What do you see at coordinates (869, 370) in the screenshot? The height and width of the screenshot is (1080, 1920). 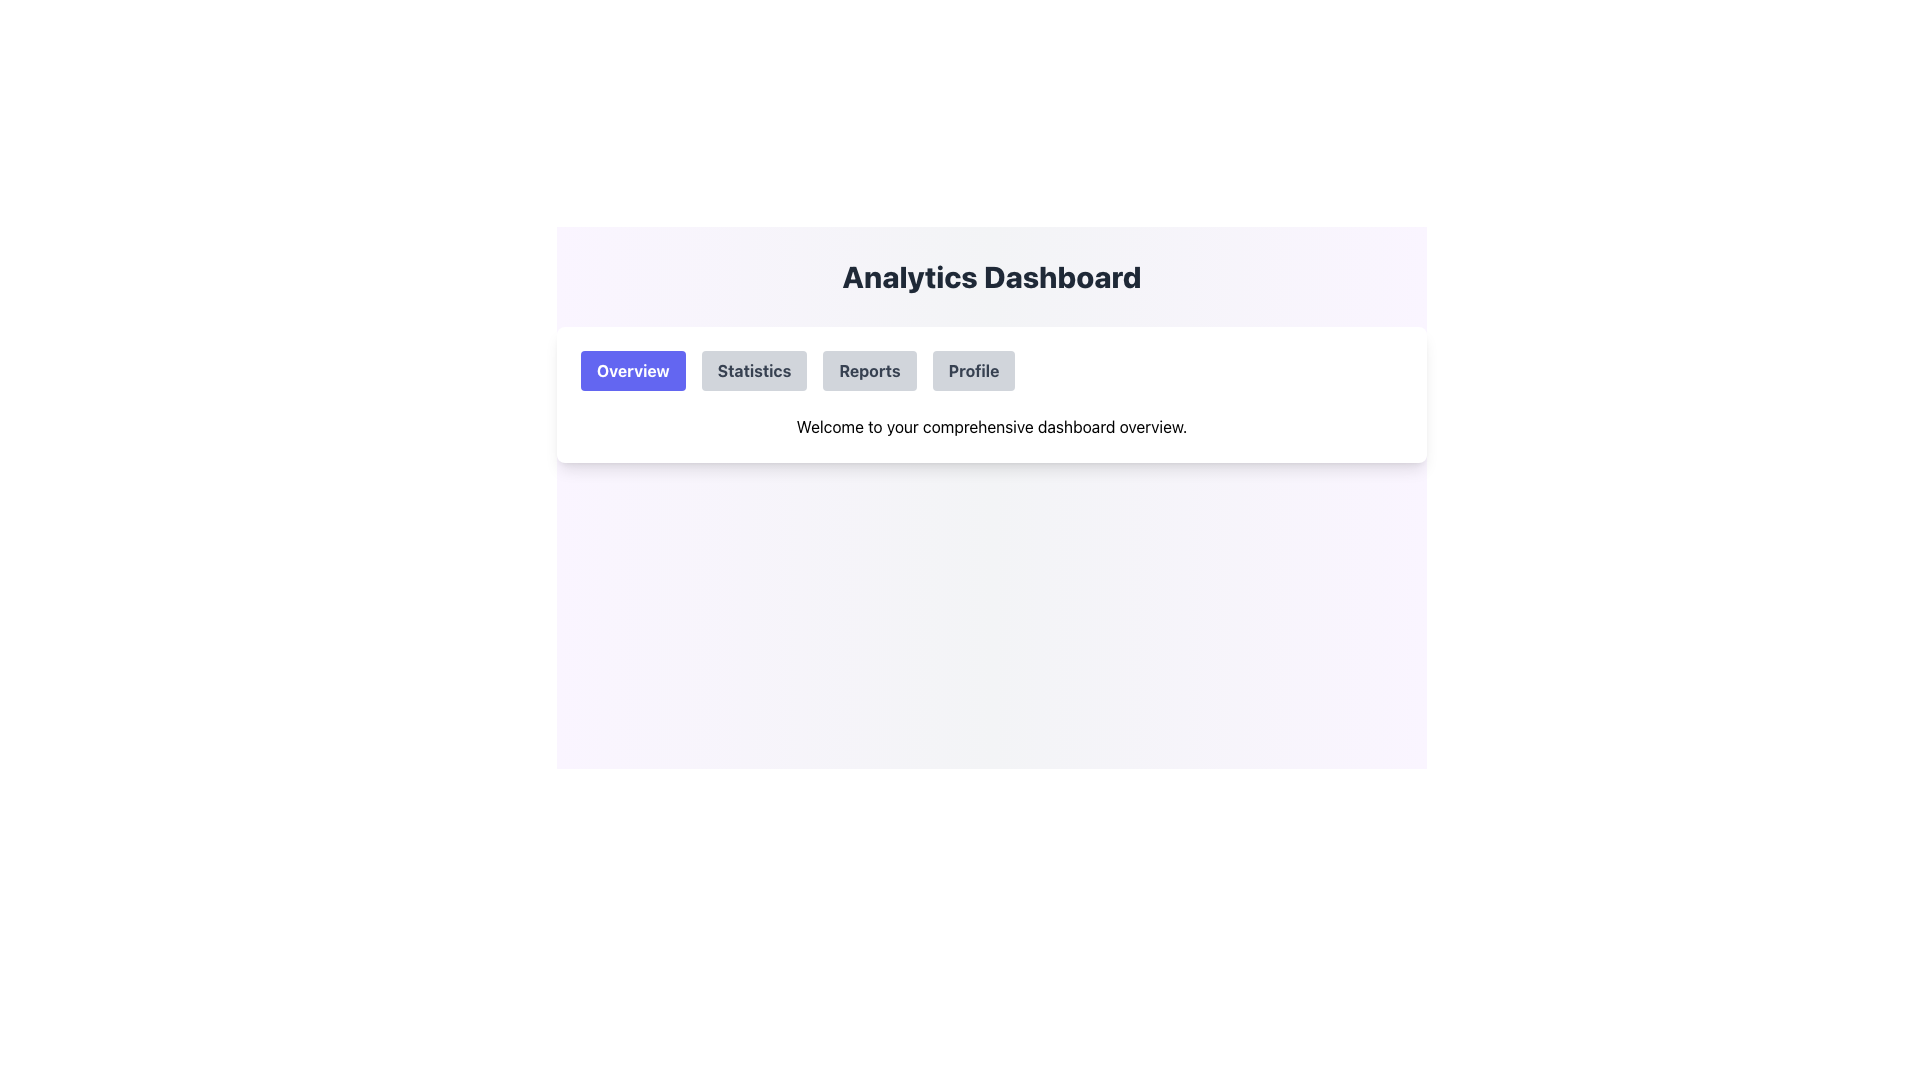 I see `the 'Reports' button located in the upper section of the interface` at bounding box center [869, 370].